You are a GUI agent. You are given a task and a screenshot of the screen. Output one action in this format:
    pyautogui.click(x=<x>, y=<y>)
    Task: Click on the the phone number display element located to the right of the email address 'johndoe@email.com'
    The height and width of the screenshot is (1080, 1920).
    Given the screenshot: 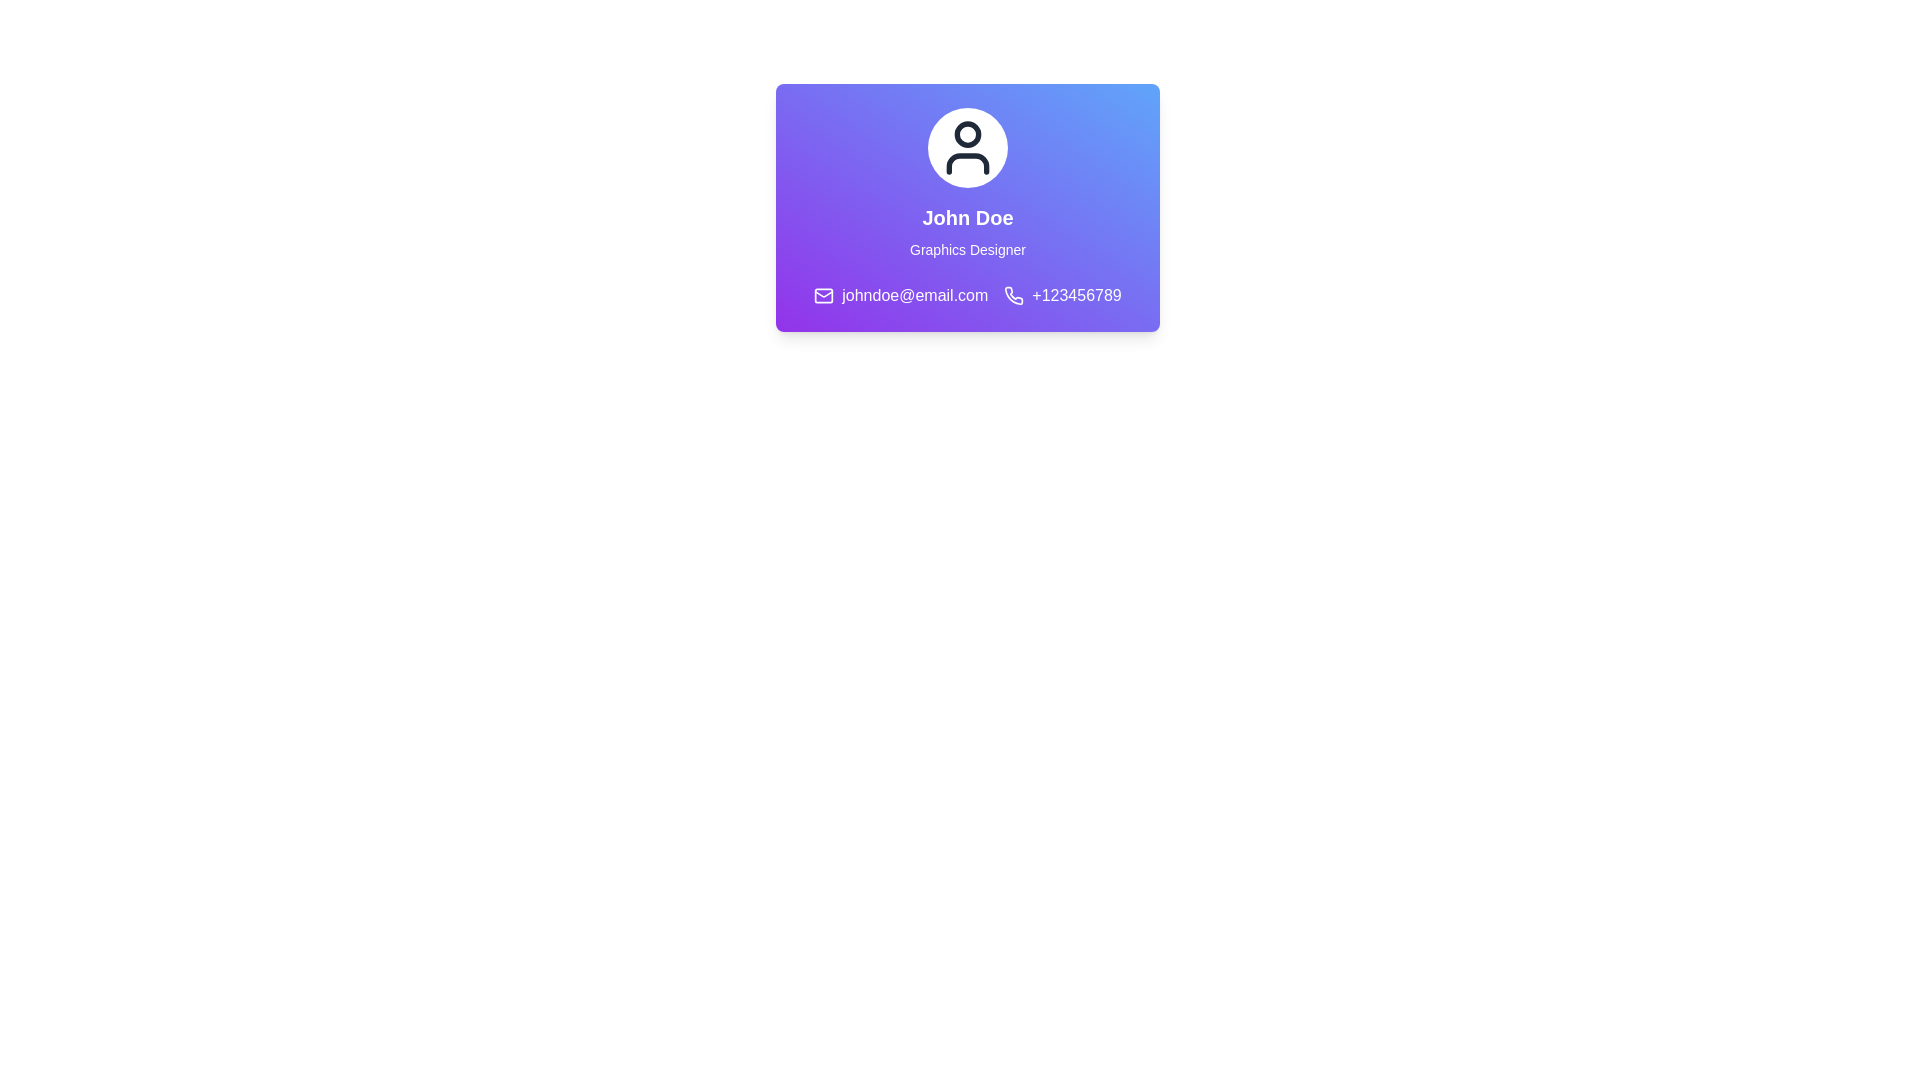 What is the action you would take?
    pyautogui.click(x=1062, y=296)
    